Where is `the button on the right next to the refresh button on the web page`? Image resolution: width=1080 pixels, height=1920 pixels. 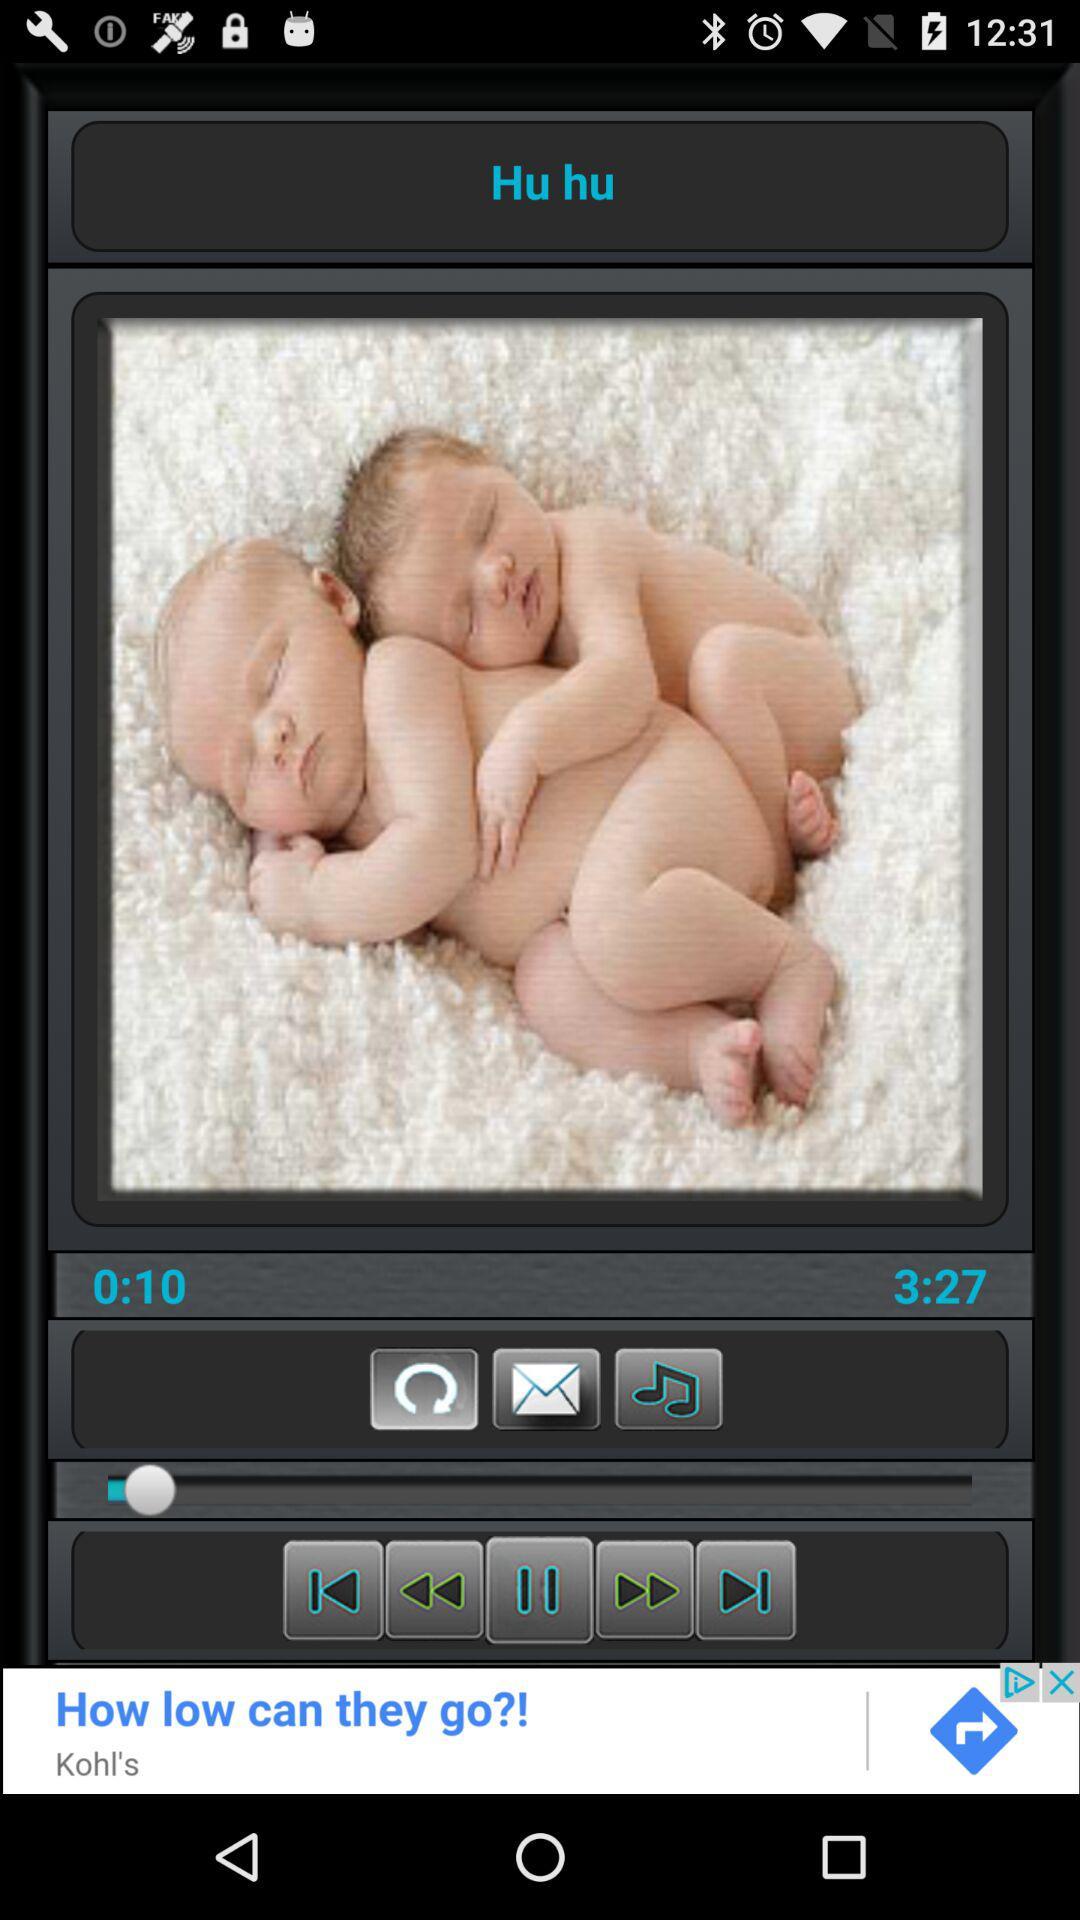
the button on the right next to the refresh button on the web page is located at coordinates (546, 1387).